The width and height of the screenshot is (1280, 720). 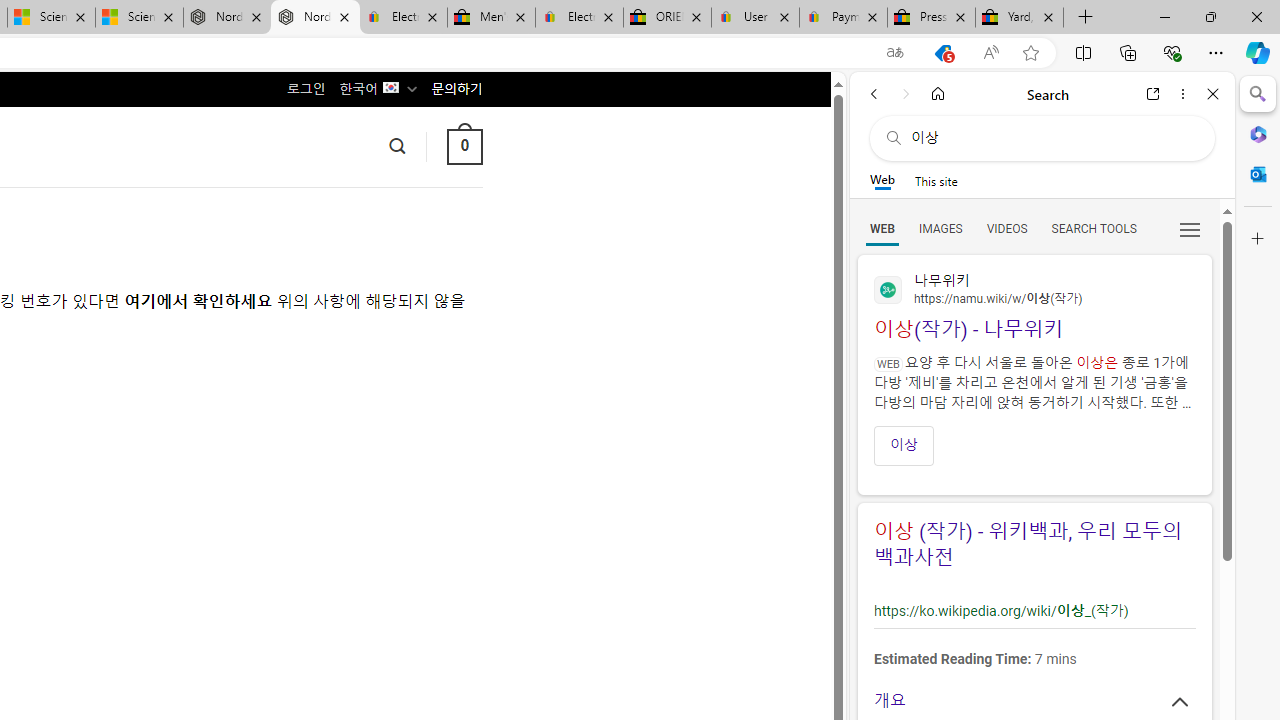 What do you see at coordinates (905, 93) in the screenshot?
I see `'Forward'` at bounding box center [905, 93].